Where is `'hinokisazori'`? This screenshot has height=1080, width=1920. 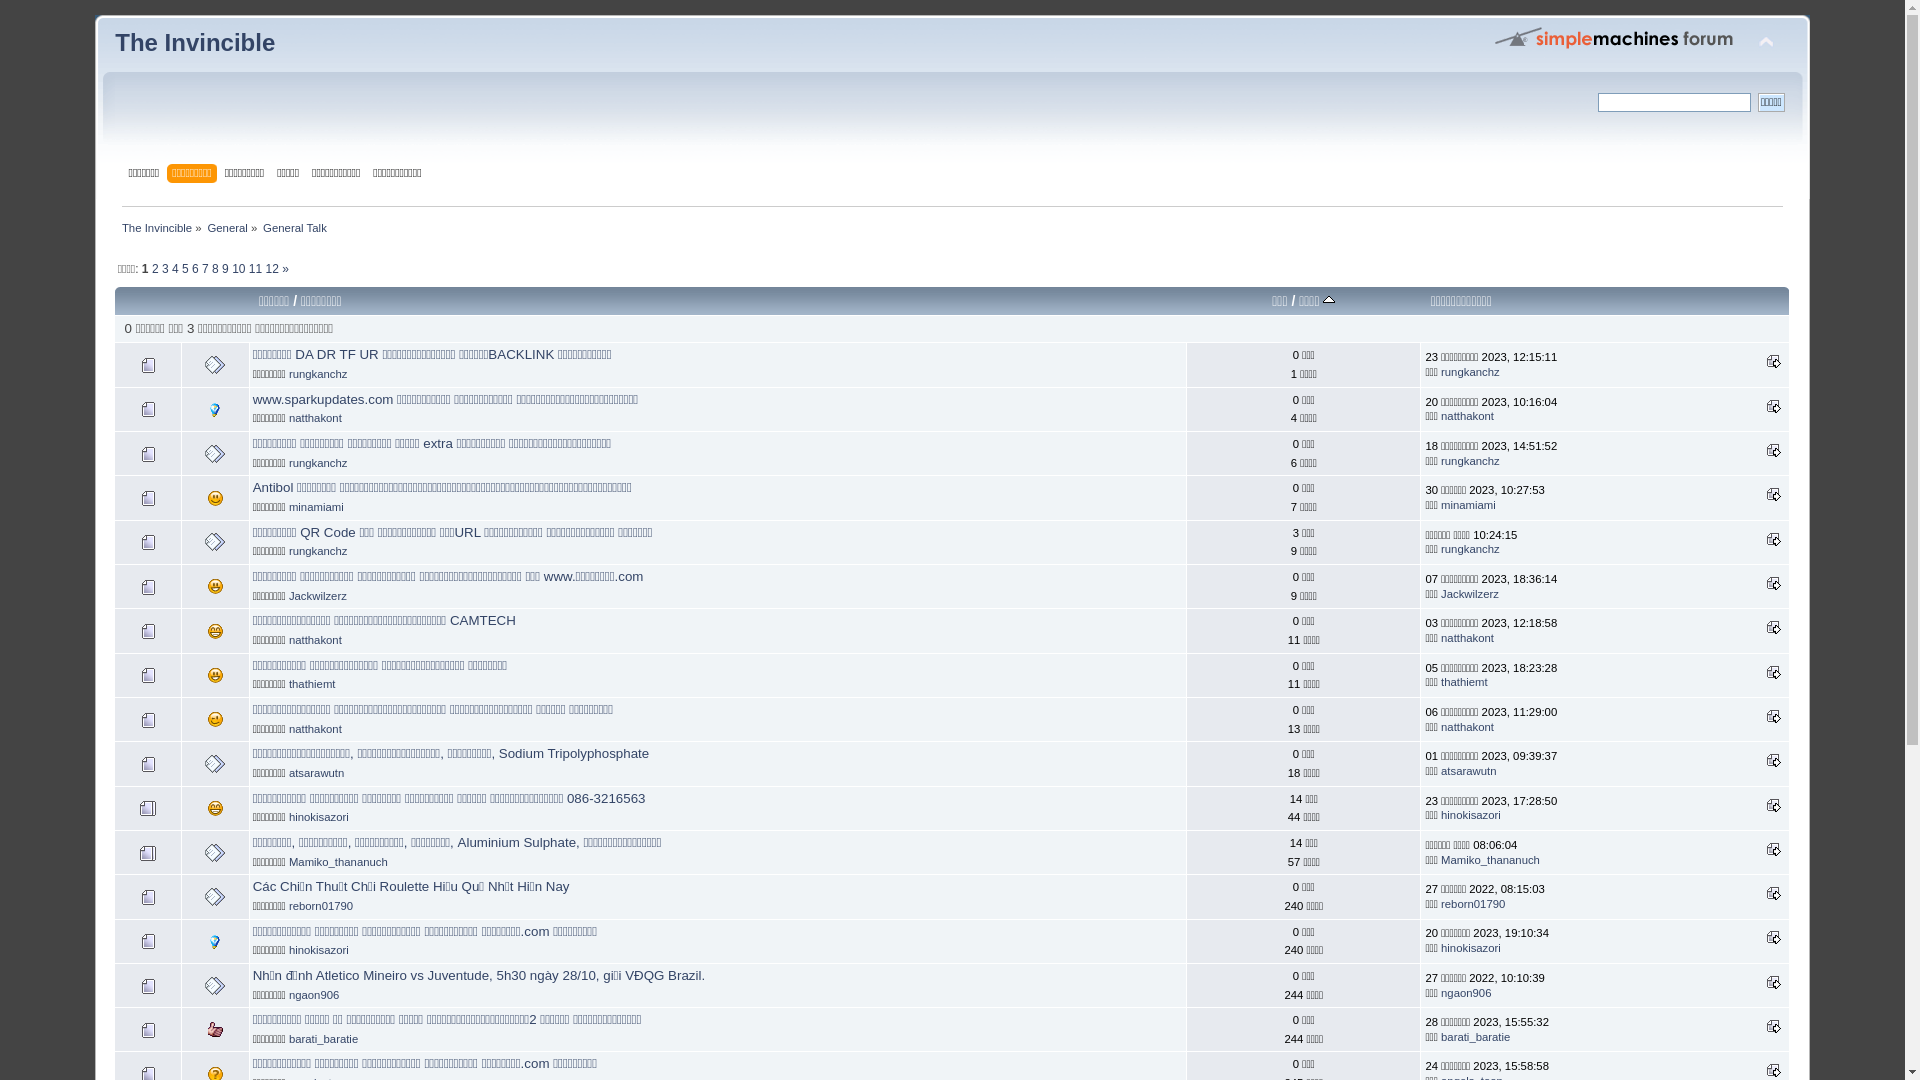 'hinokisazori' is located at coordinates (317, 948).